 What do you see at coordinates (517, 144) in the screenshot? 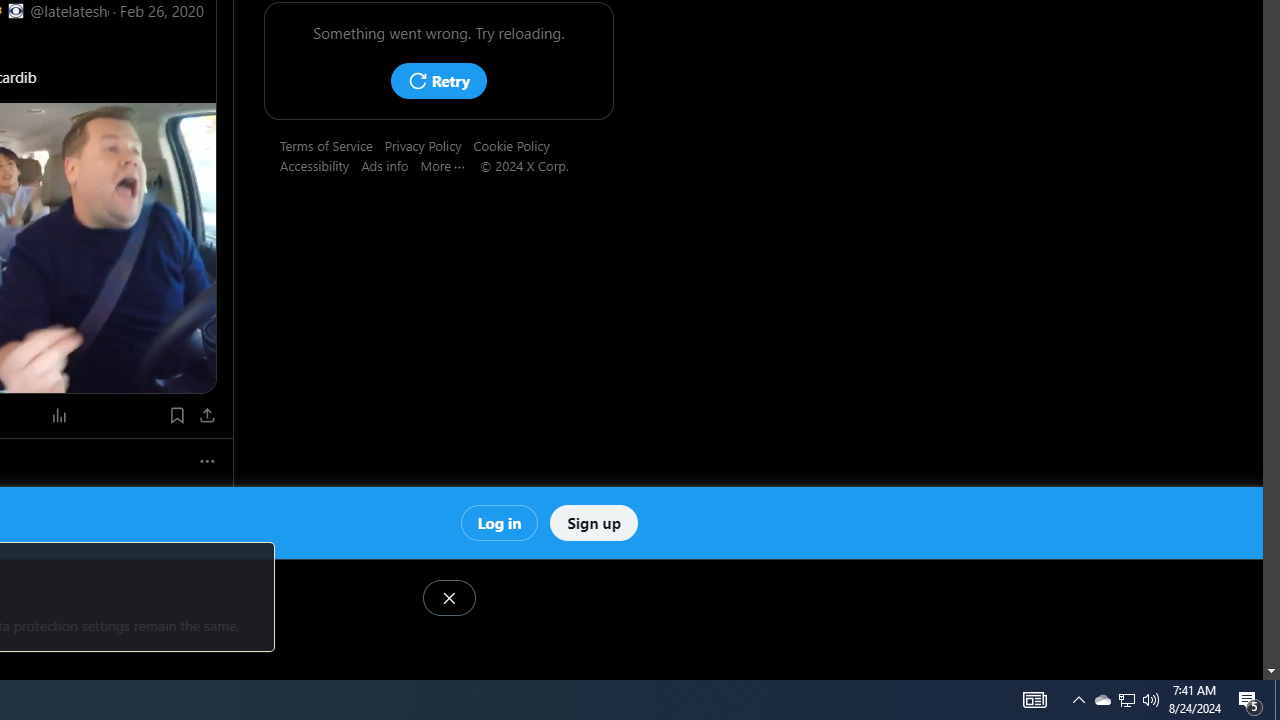
I see `'Cookie Policy'` at bounding box center [517, 144].